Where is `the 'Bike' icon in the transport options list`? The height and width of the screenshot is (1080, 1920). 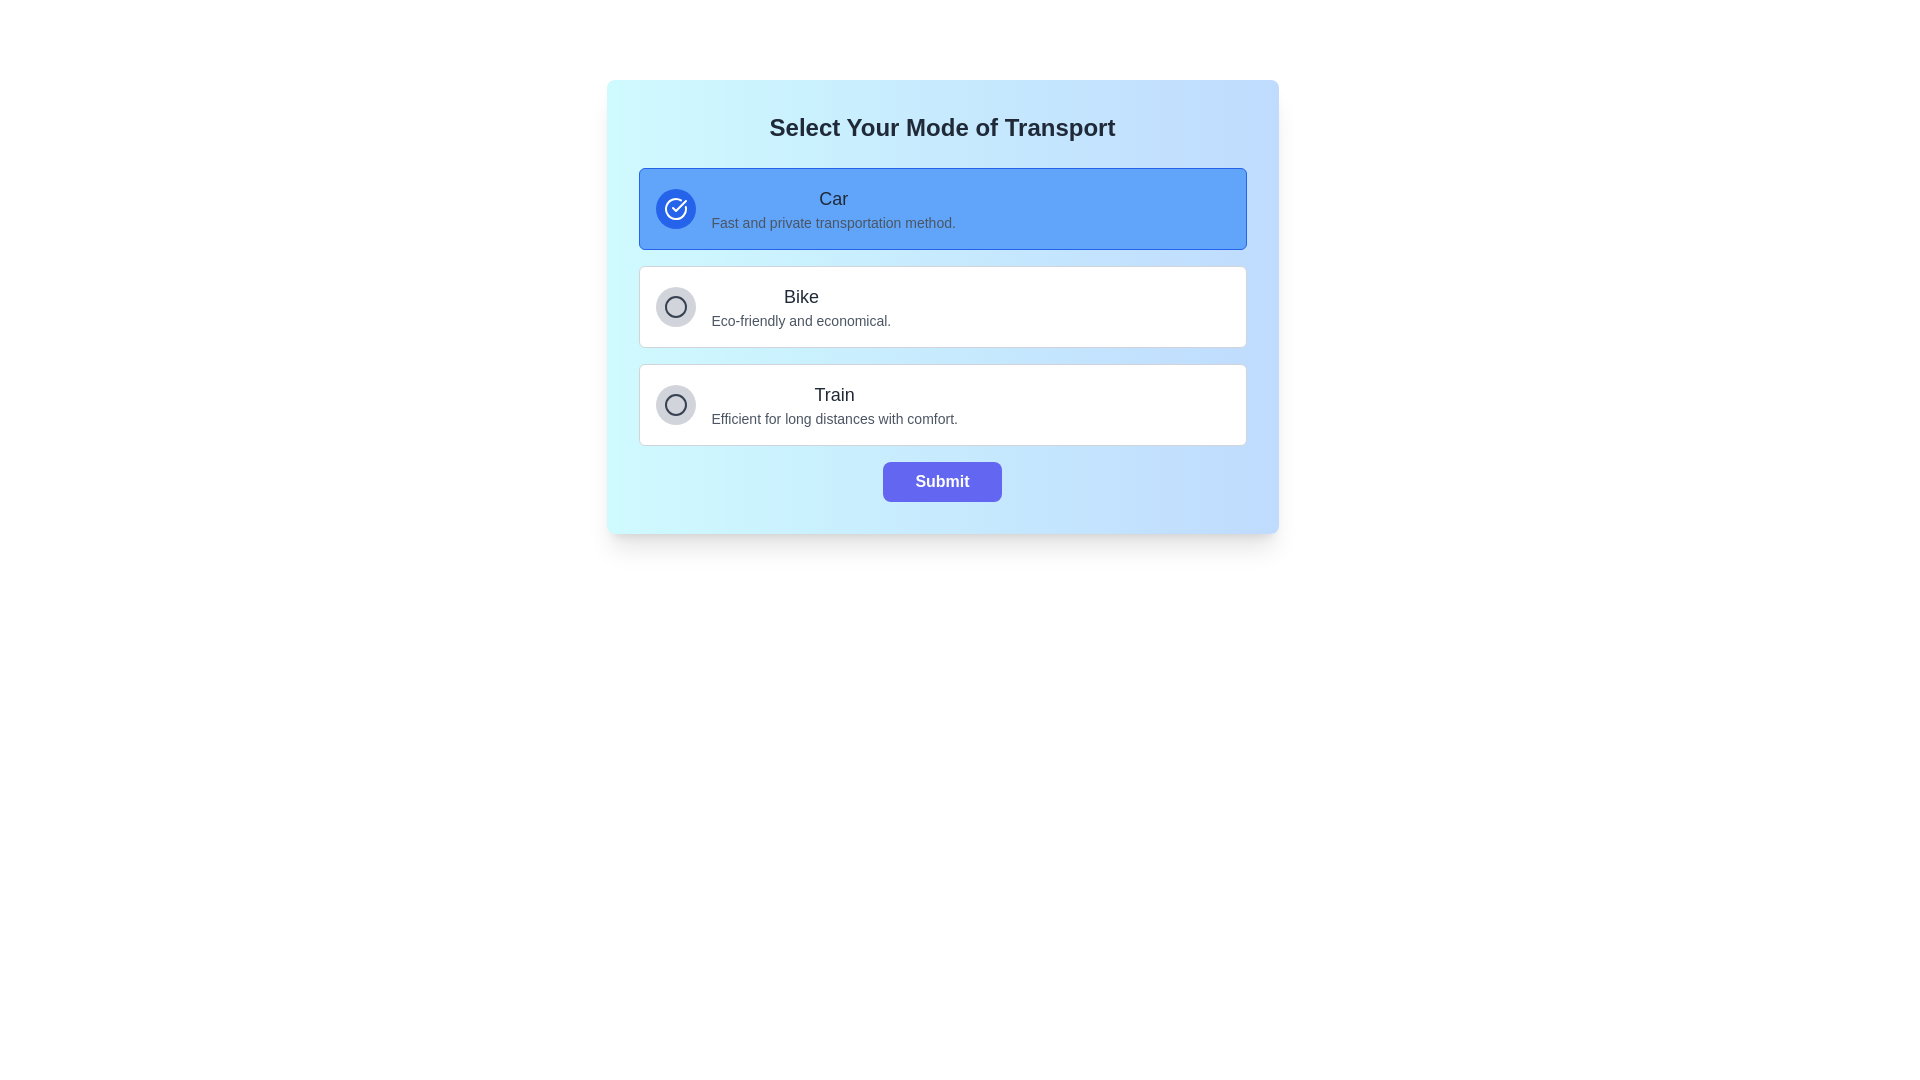 the 'Bike' icon in the transport options list is located at coordinates (675, 307).